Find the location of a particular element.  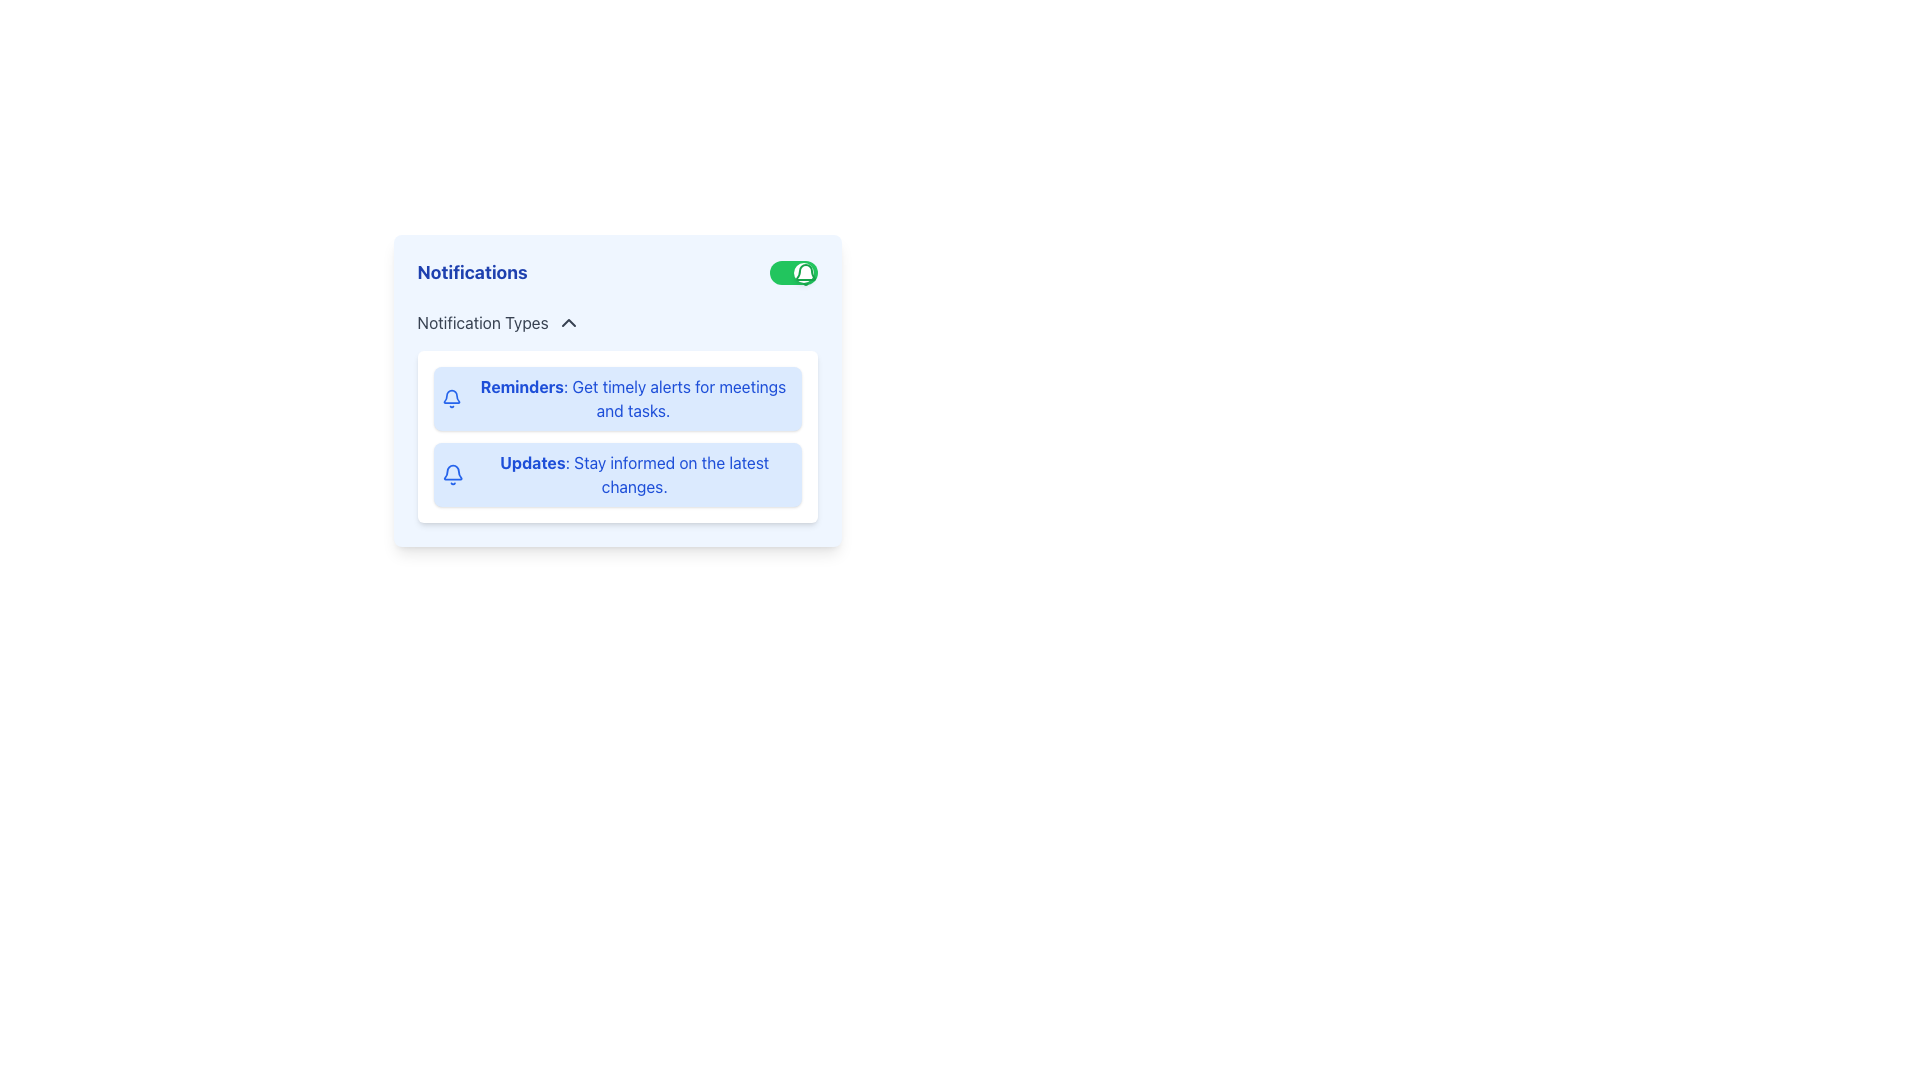

the notification icon located in the upper-right corner of the notification settings interface, which is part of a toggle switch indicating the active status of notification features is located at coordinates (805, 274).